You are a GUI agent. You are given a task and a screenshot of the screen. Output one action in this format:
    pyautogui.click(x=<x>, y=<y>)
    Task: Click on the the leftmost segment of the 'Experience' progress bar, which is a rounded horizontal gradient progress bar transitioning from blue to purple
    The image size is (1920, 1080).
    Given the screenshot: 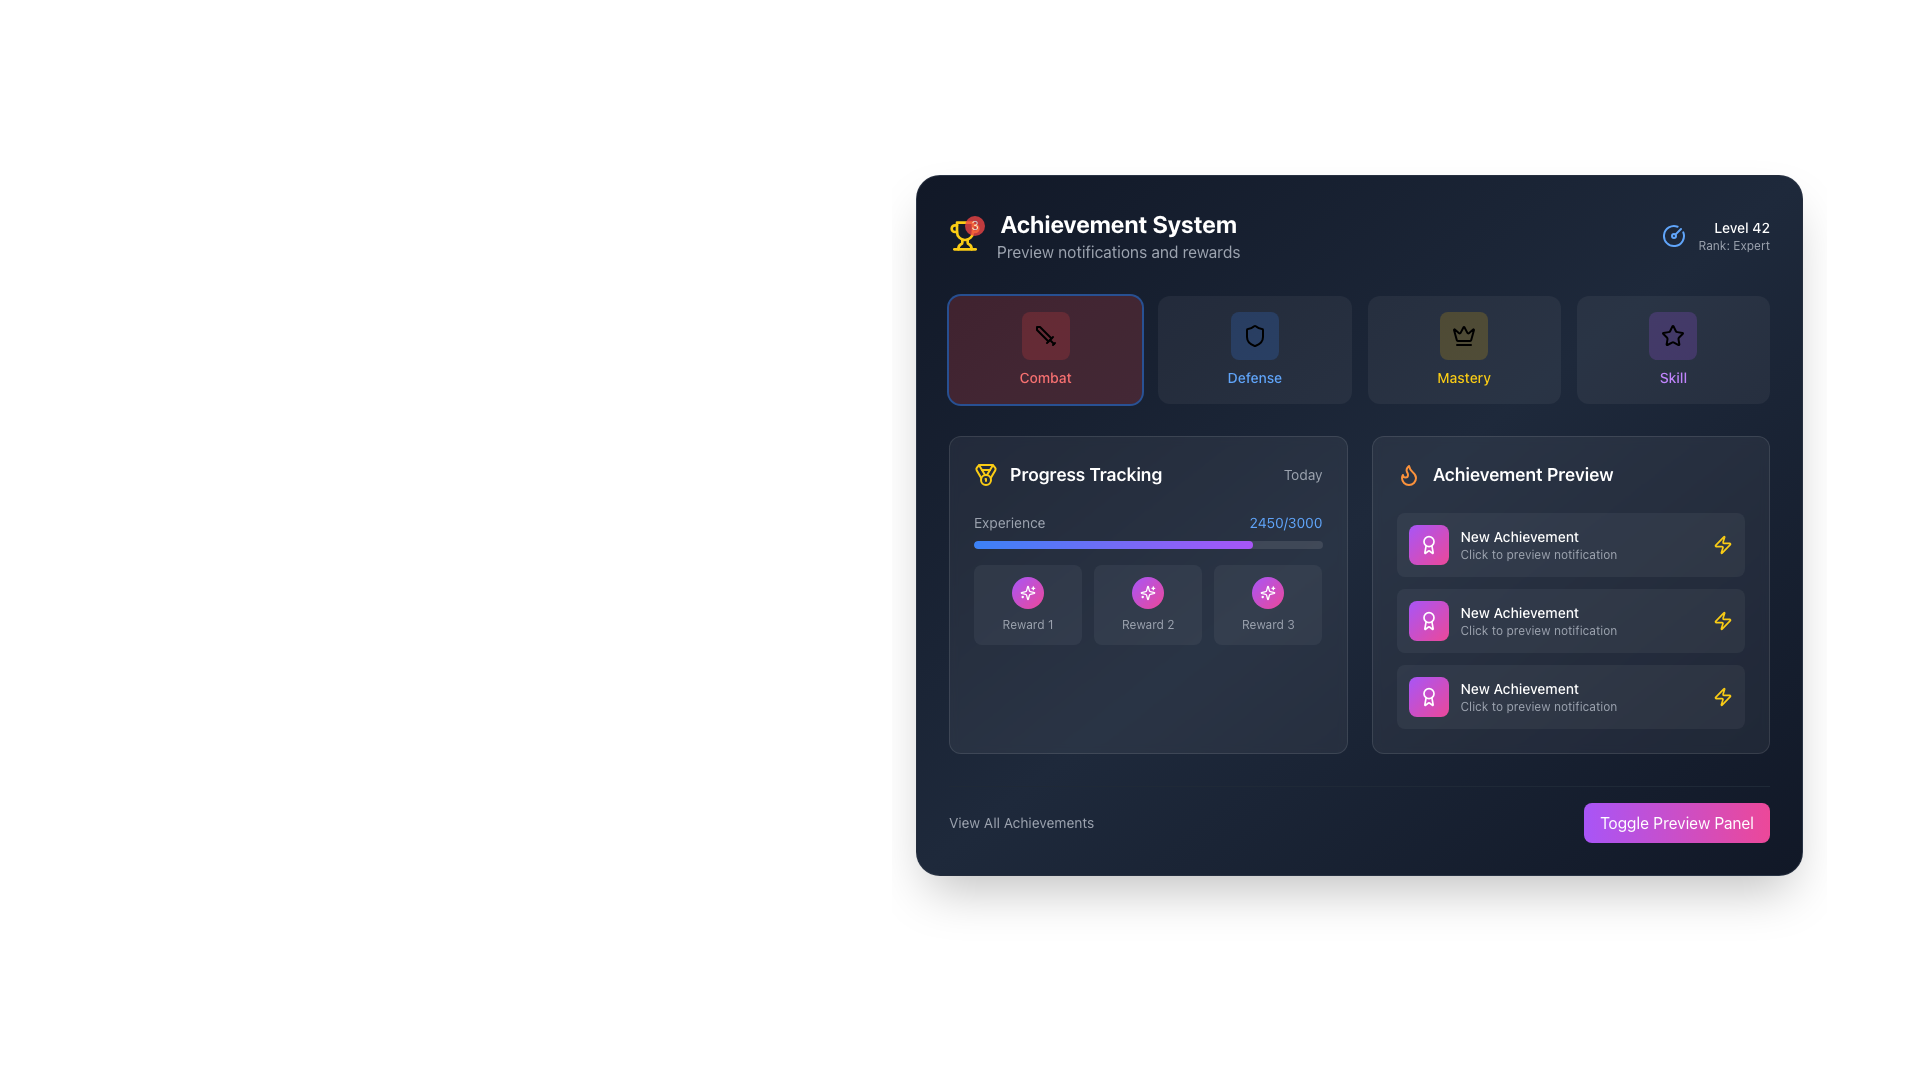 What is the action you would take?
    pyautogui.click(x=1112, y=544)
    